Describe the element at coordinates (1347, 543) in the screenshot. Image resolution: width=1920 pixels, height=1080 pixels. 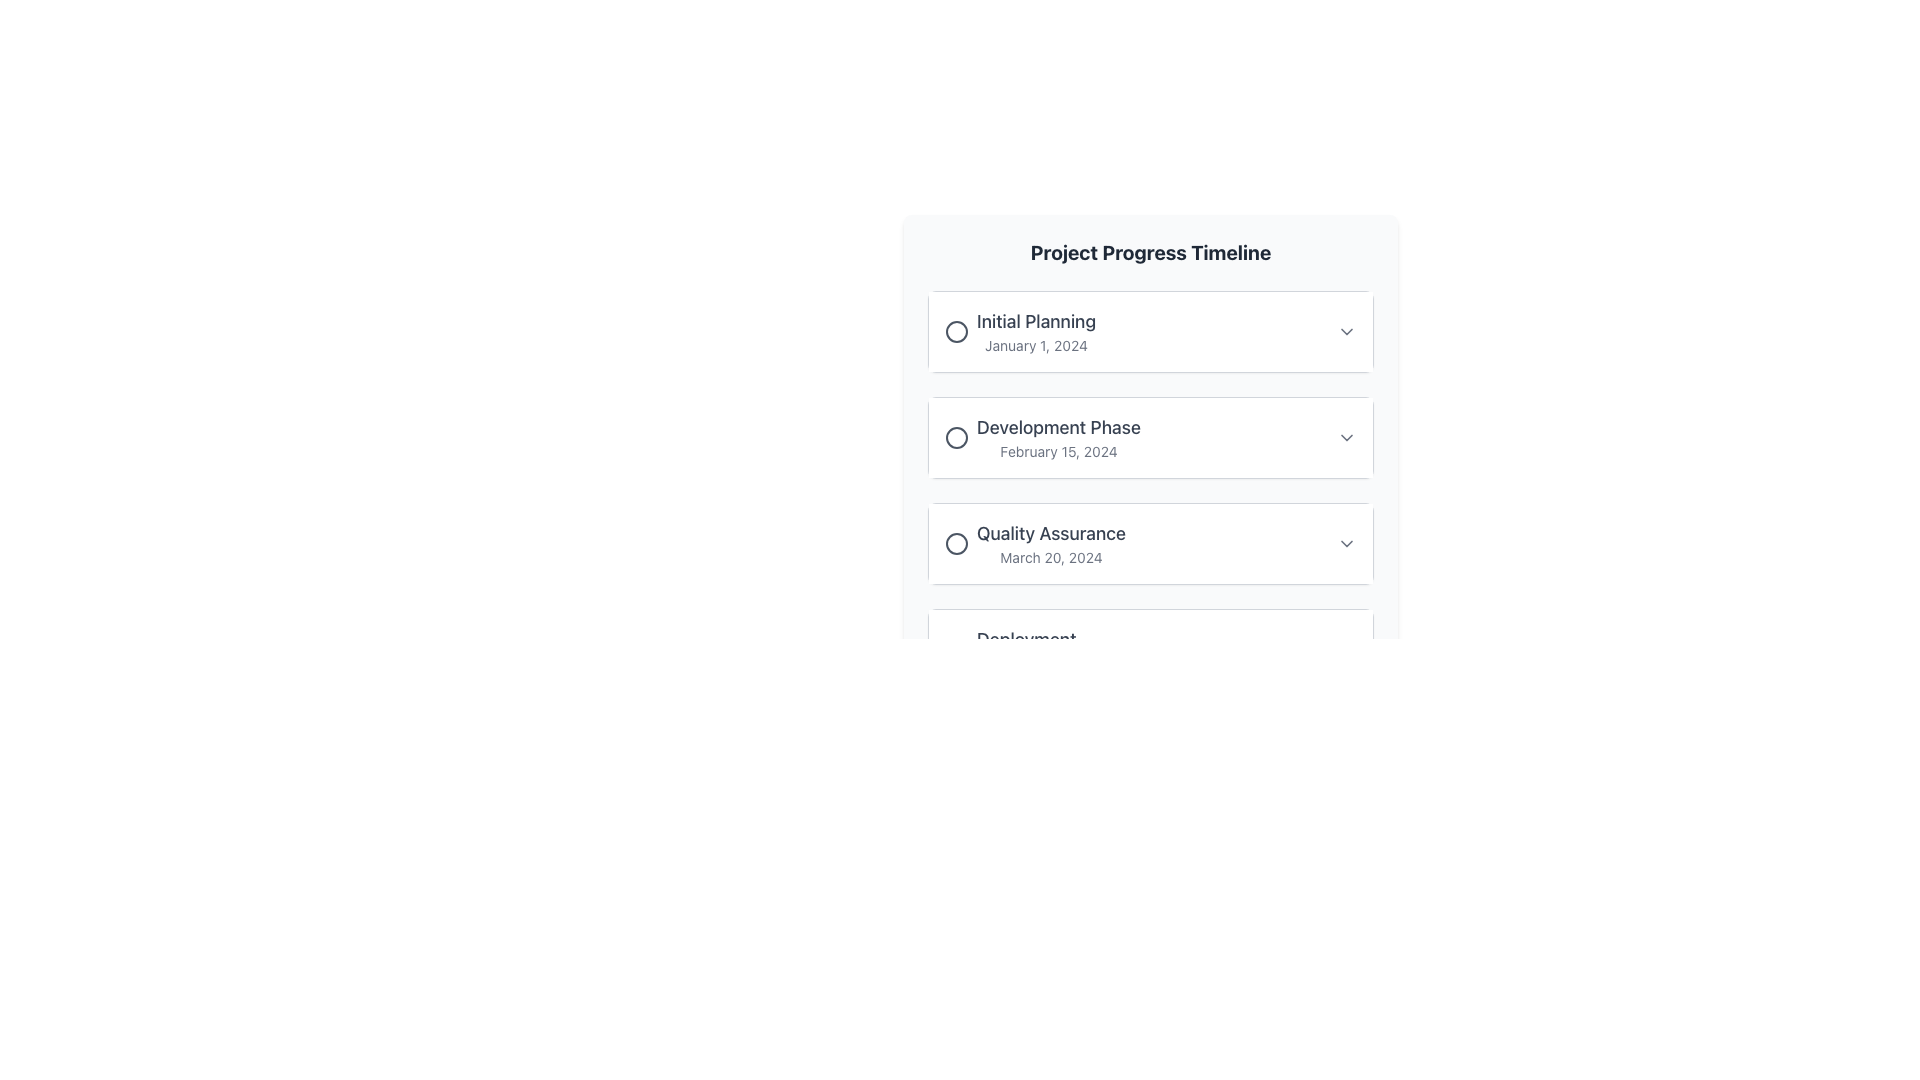
I see `the gray downward-pointing chevron icon on the far right side of the 'Quality Assurance - March 20, 2024' entry in the Project Progress Timeline interface` at that location.